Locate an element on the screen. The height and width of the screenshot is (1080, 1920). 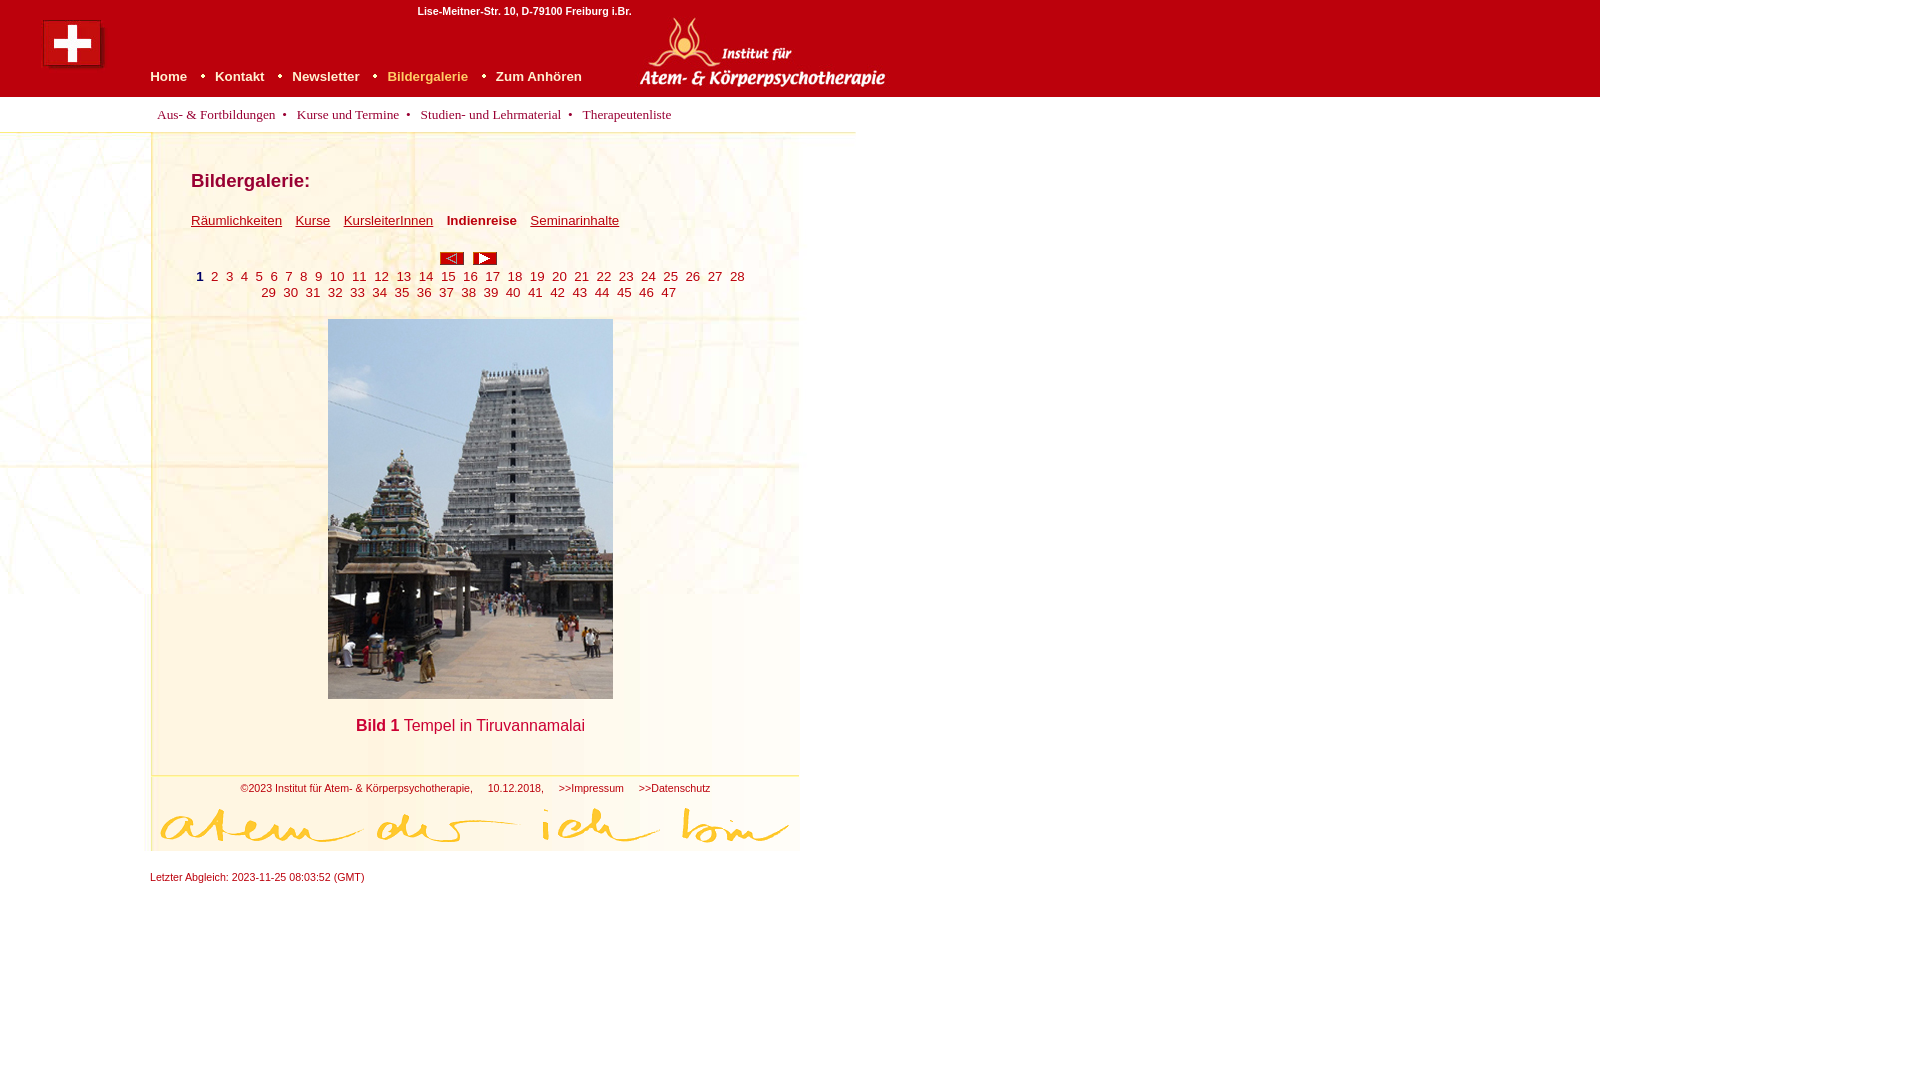
'10' is located at coordinates (330, 276).